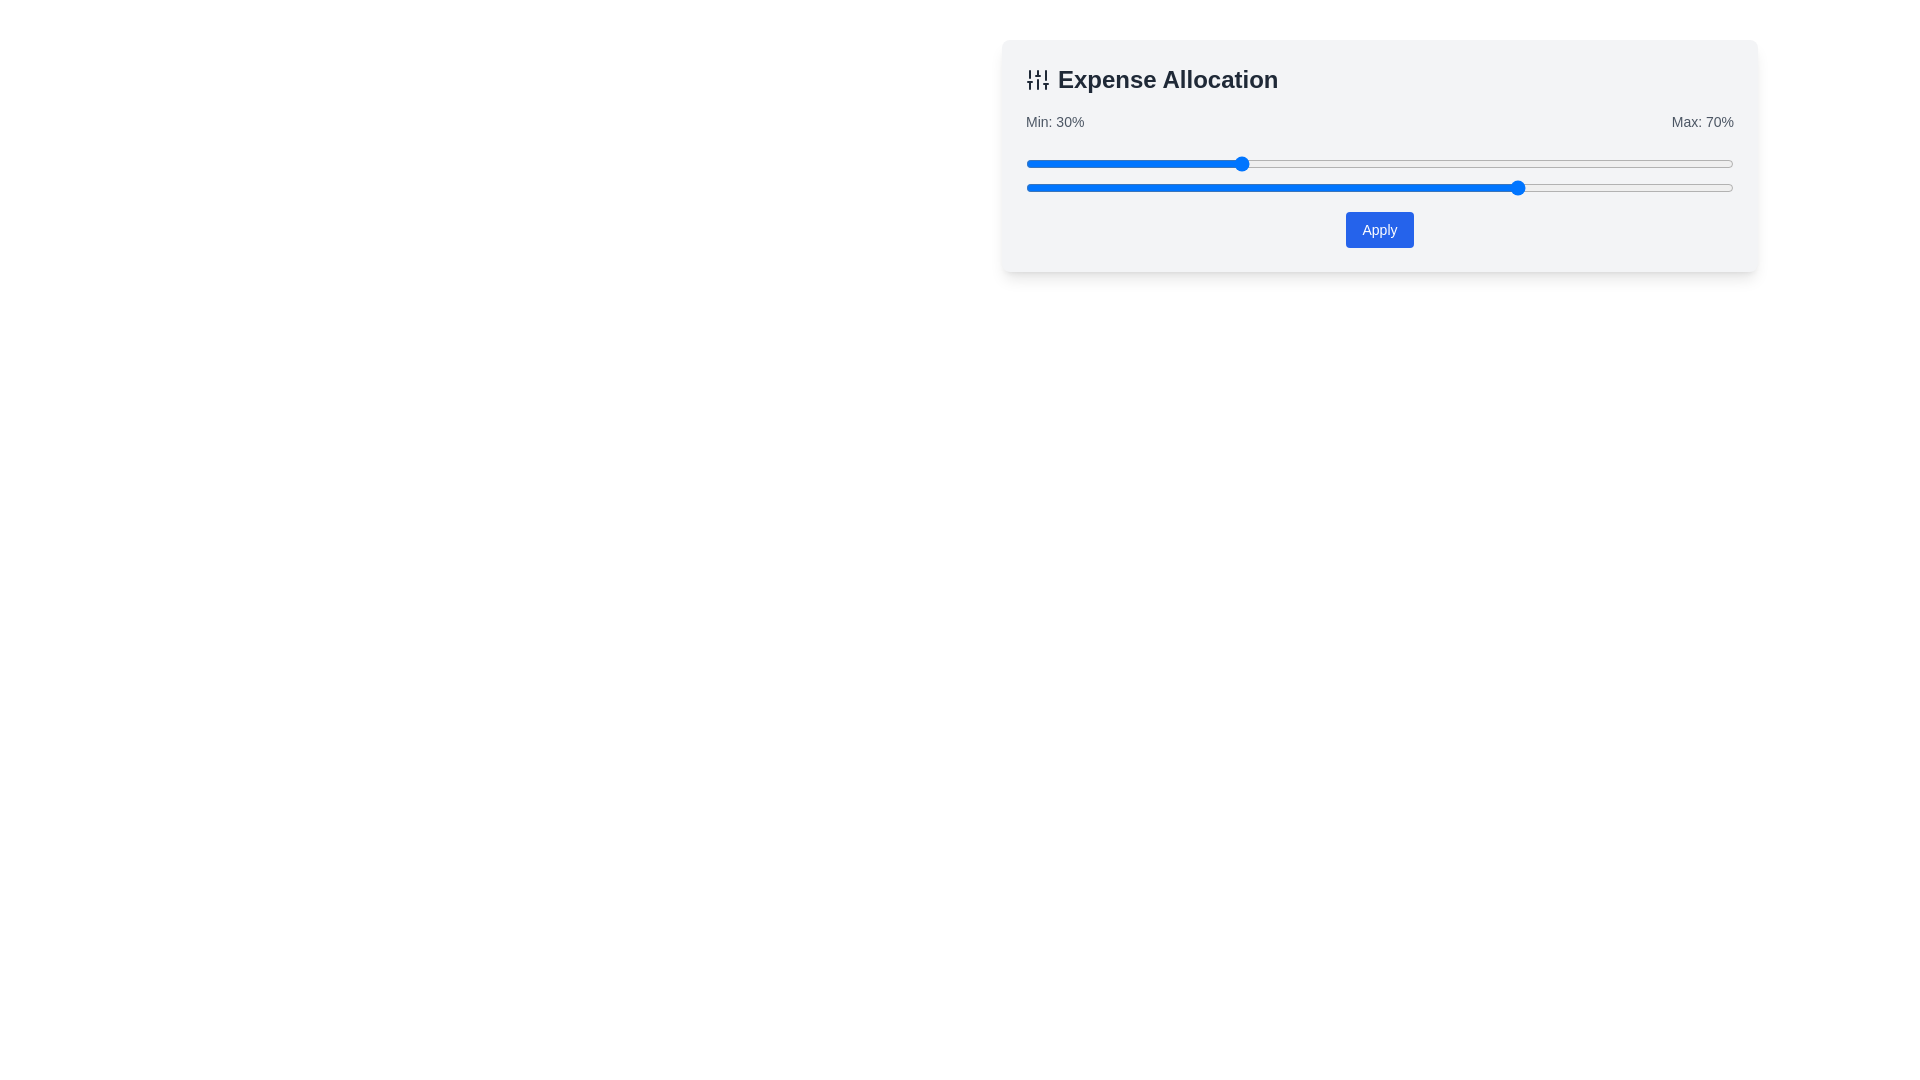 The height and width of the screenshot is (1080, 1920). Describe the element at coordinates (1379, 229) in the screenshot. I see `the 'Apply' button, which is a rectangular button with white text on a bright blue background, located centrally beneath two horizontal blue sliders` at that location.